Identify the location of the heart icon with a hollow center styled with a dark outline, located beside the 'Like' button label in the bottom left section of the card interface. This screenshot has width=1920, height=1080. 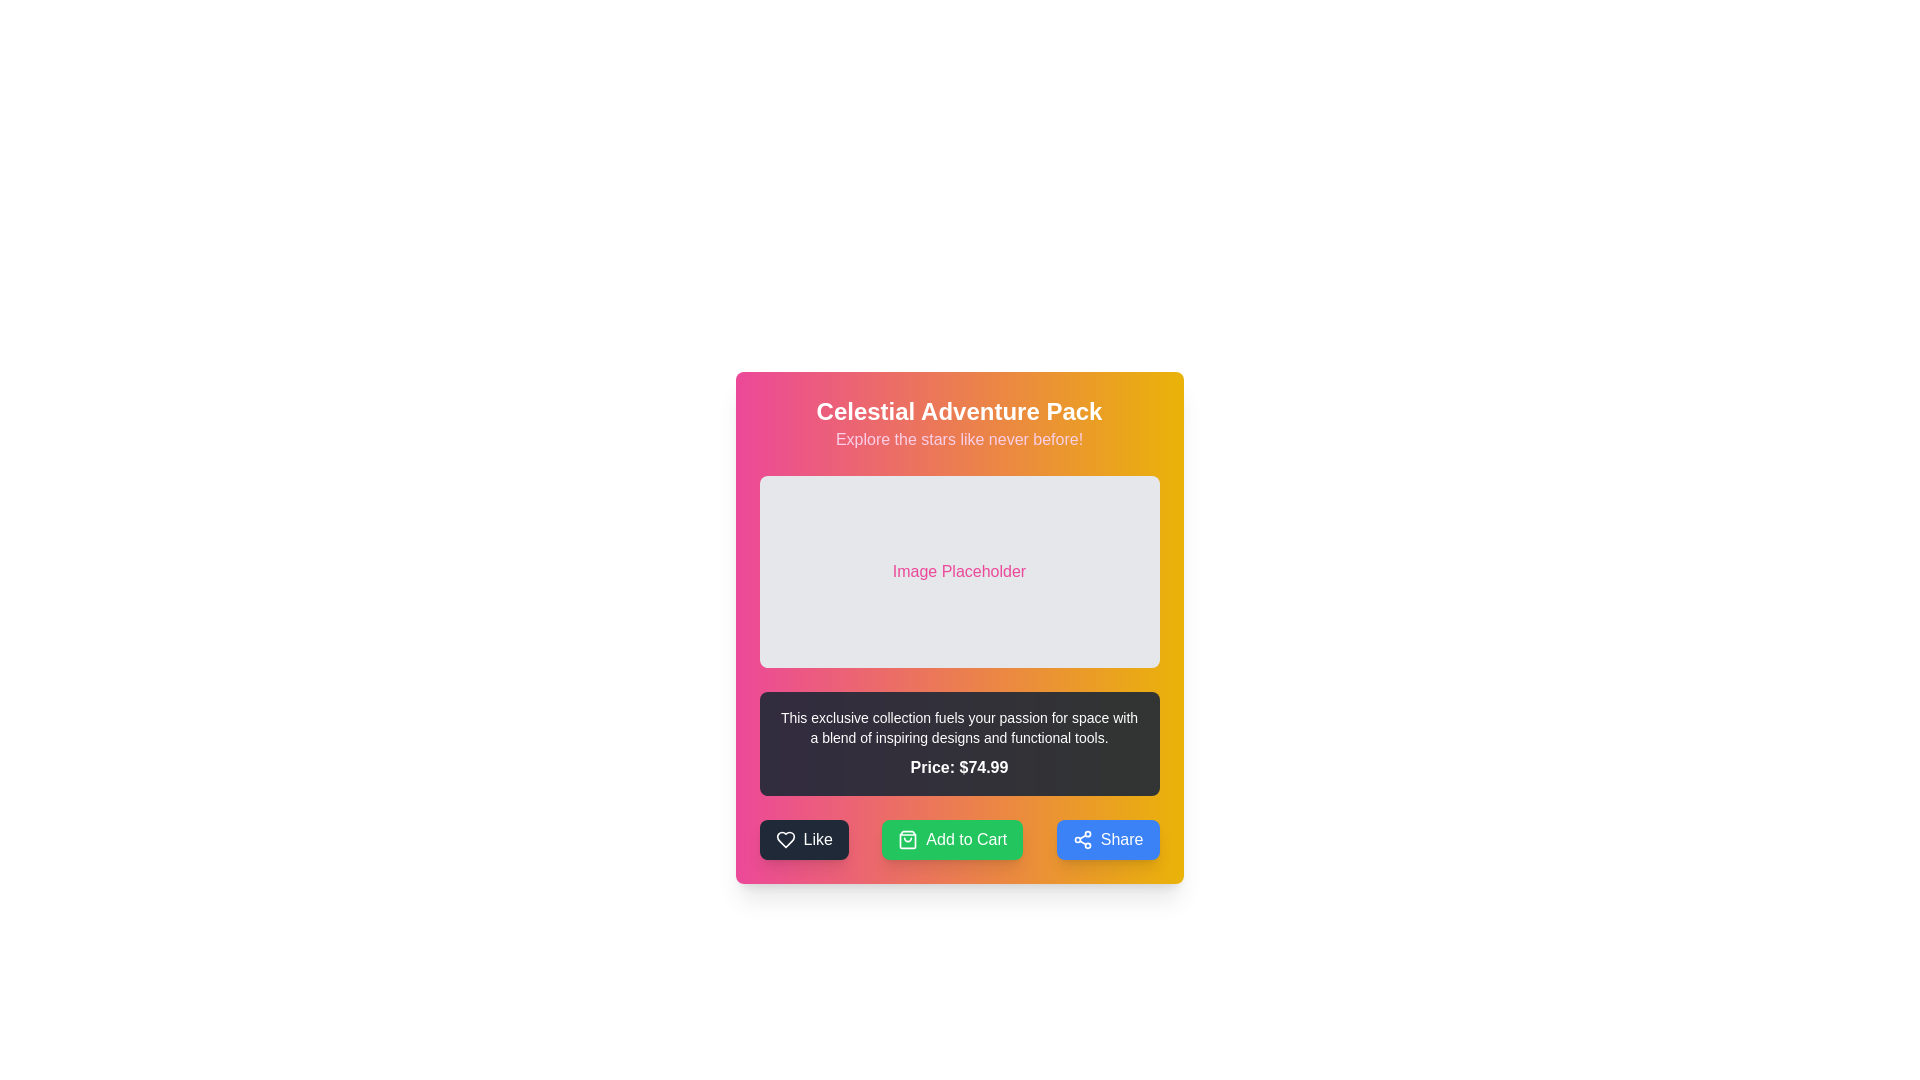
(784, 840).